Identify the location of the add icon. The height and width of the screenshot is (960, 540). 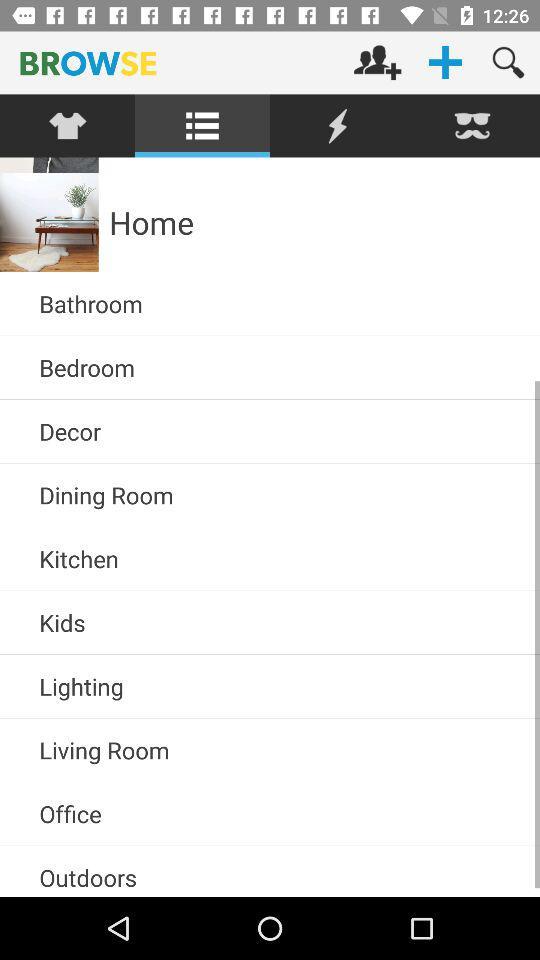
(445, 62).